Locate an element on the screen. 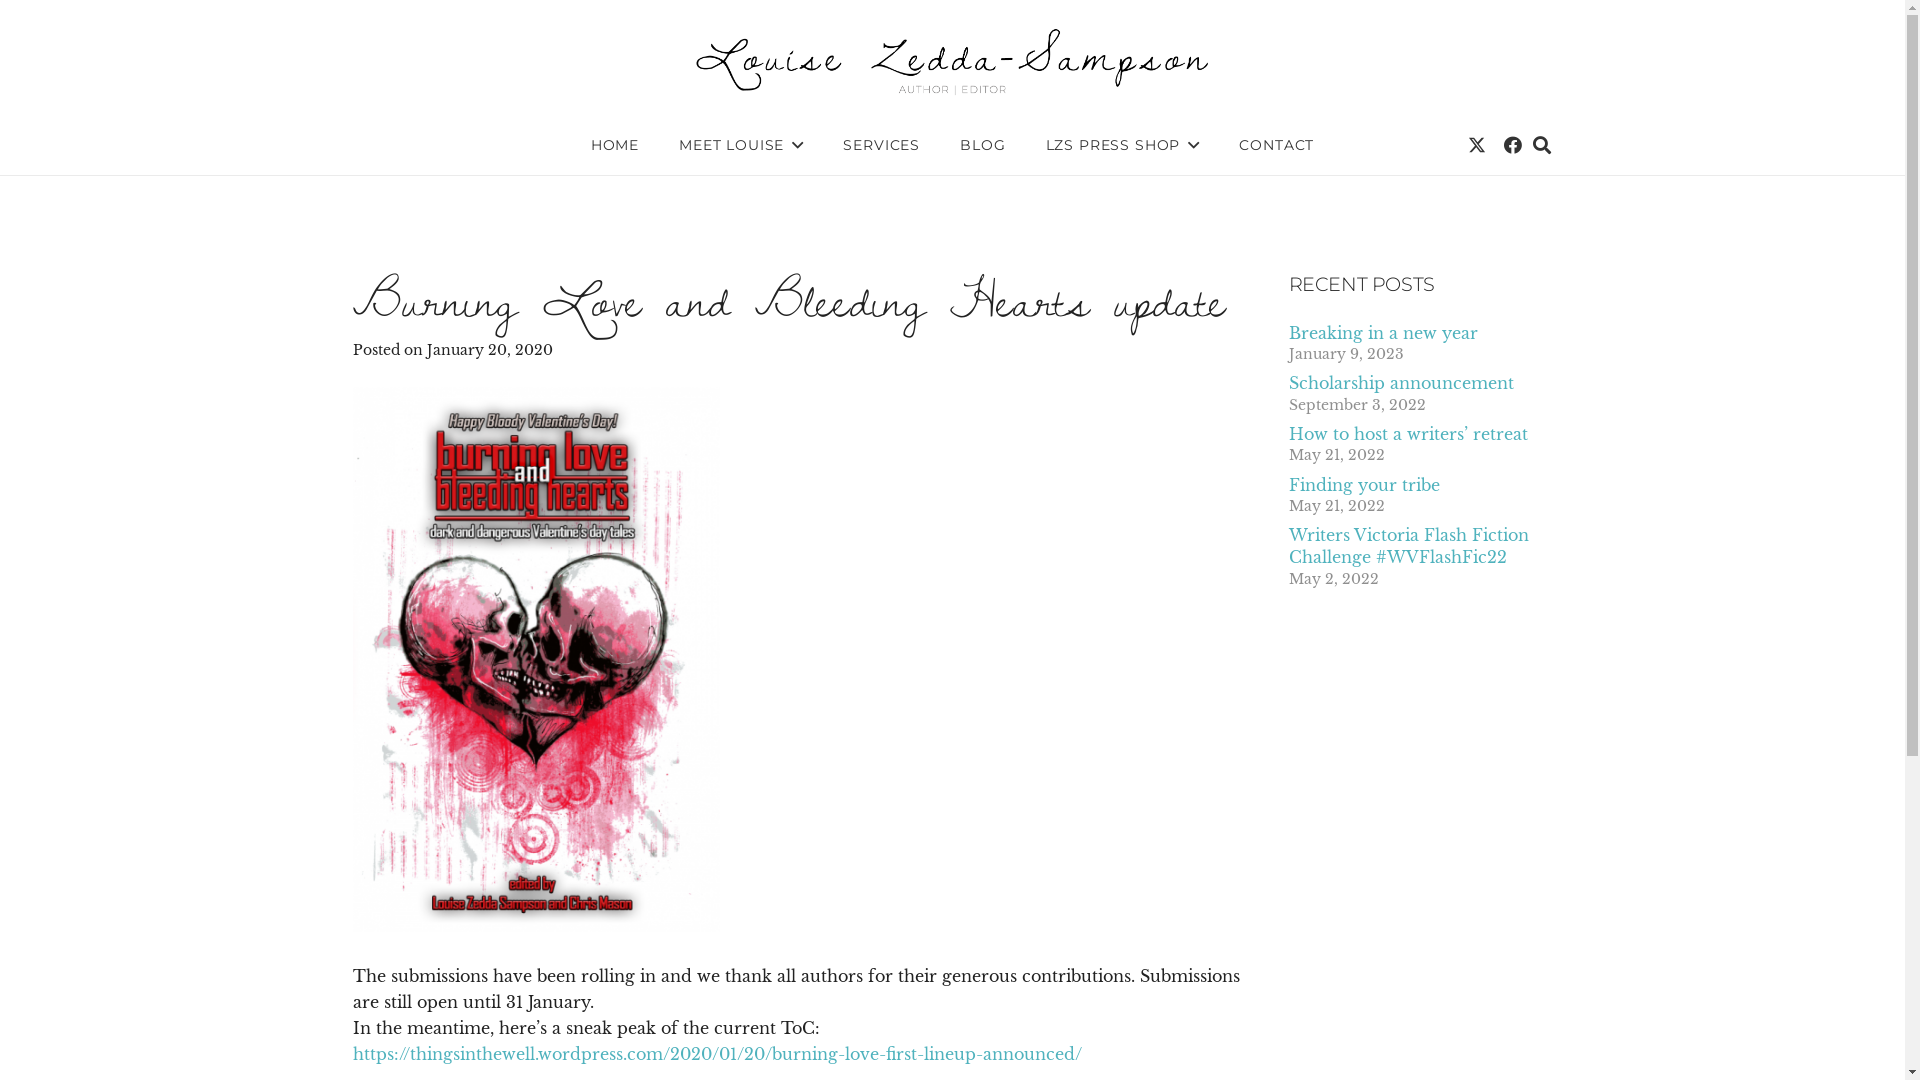 The width and height of the screenshot is (1920, 1080). 'BLOG' is located at coordinates (982, 144).